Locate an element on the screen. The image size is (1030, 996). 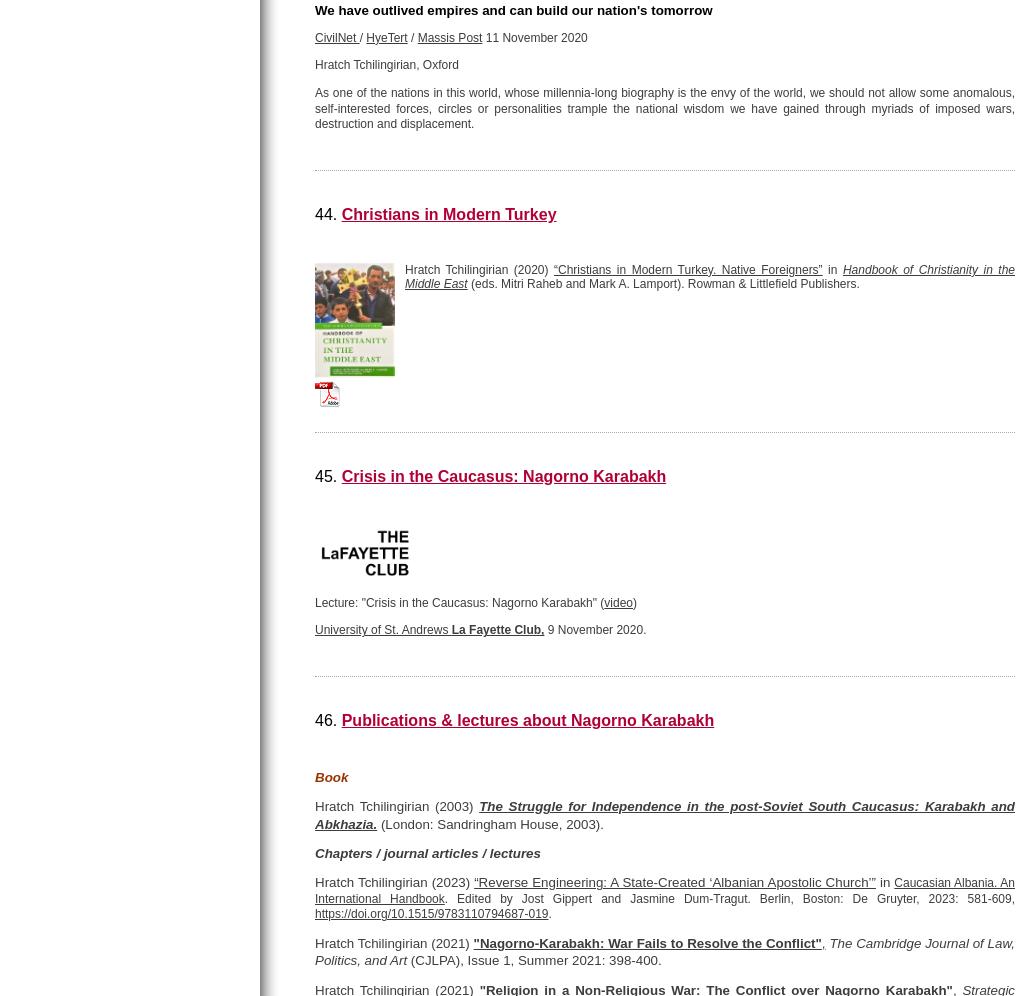
'Chapters / journal articles / lectures' is located at coordinates (427, 852).